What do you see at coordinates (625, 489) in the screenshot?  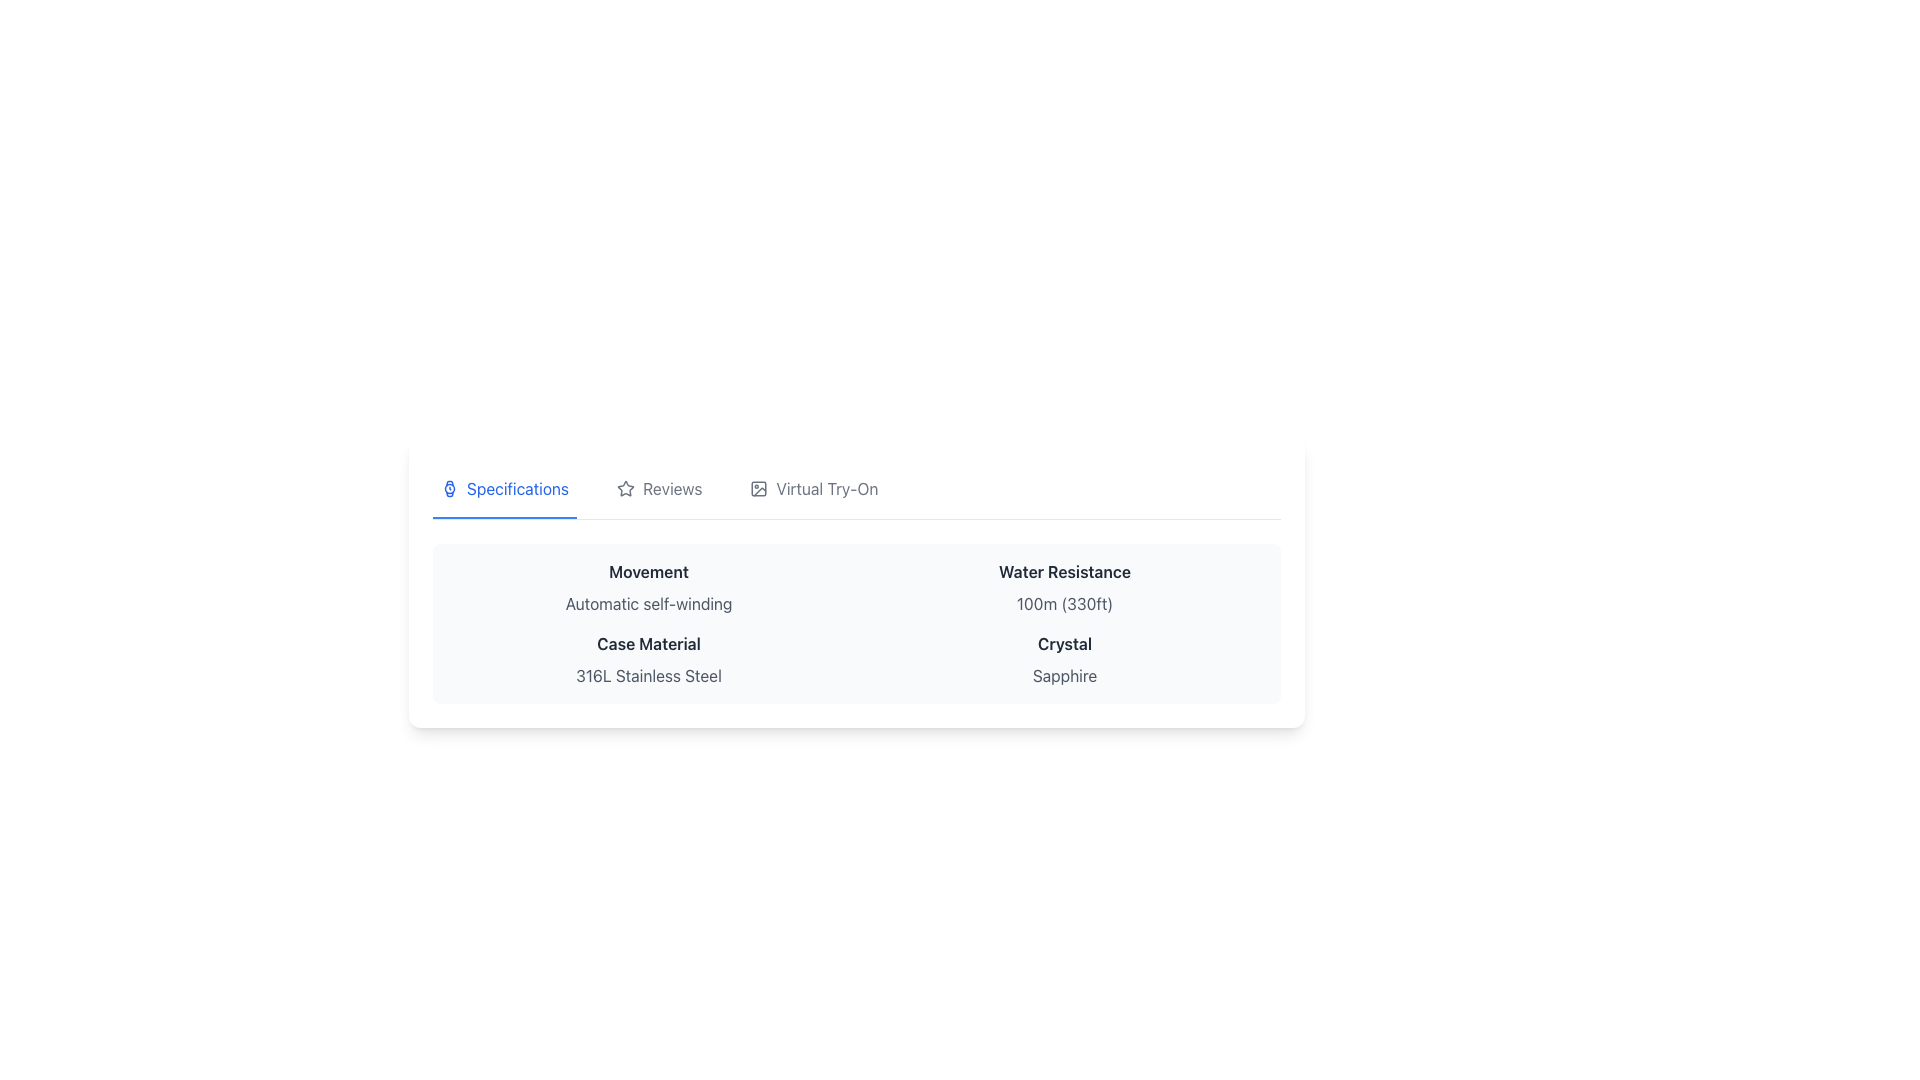 I see `the star-shaped icon located in the header section of the 'Reviews' tab, adjacent to the text label 'Reviews'` at bounding box center [625, 489].